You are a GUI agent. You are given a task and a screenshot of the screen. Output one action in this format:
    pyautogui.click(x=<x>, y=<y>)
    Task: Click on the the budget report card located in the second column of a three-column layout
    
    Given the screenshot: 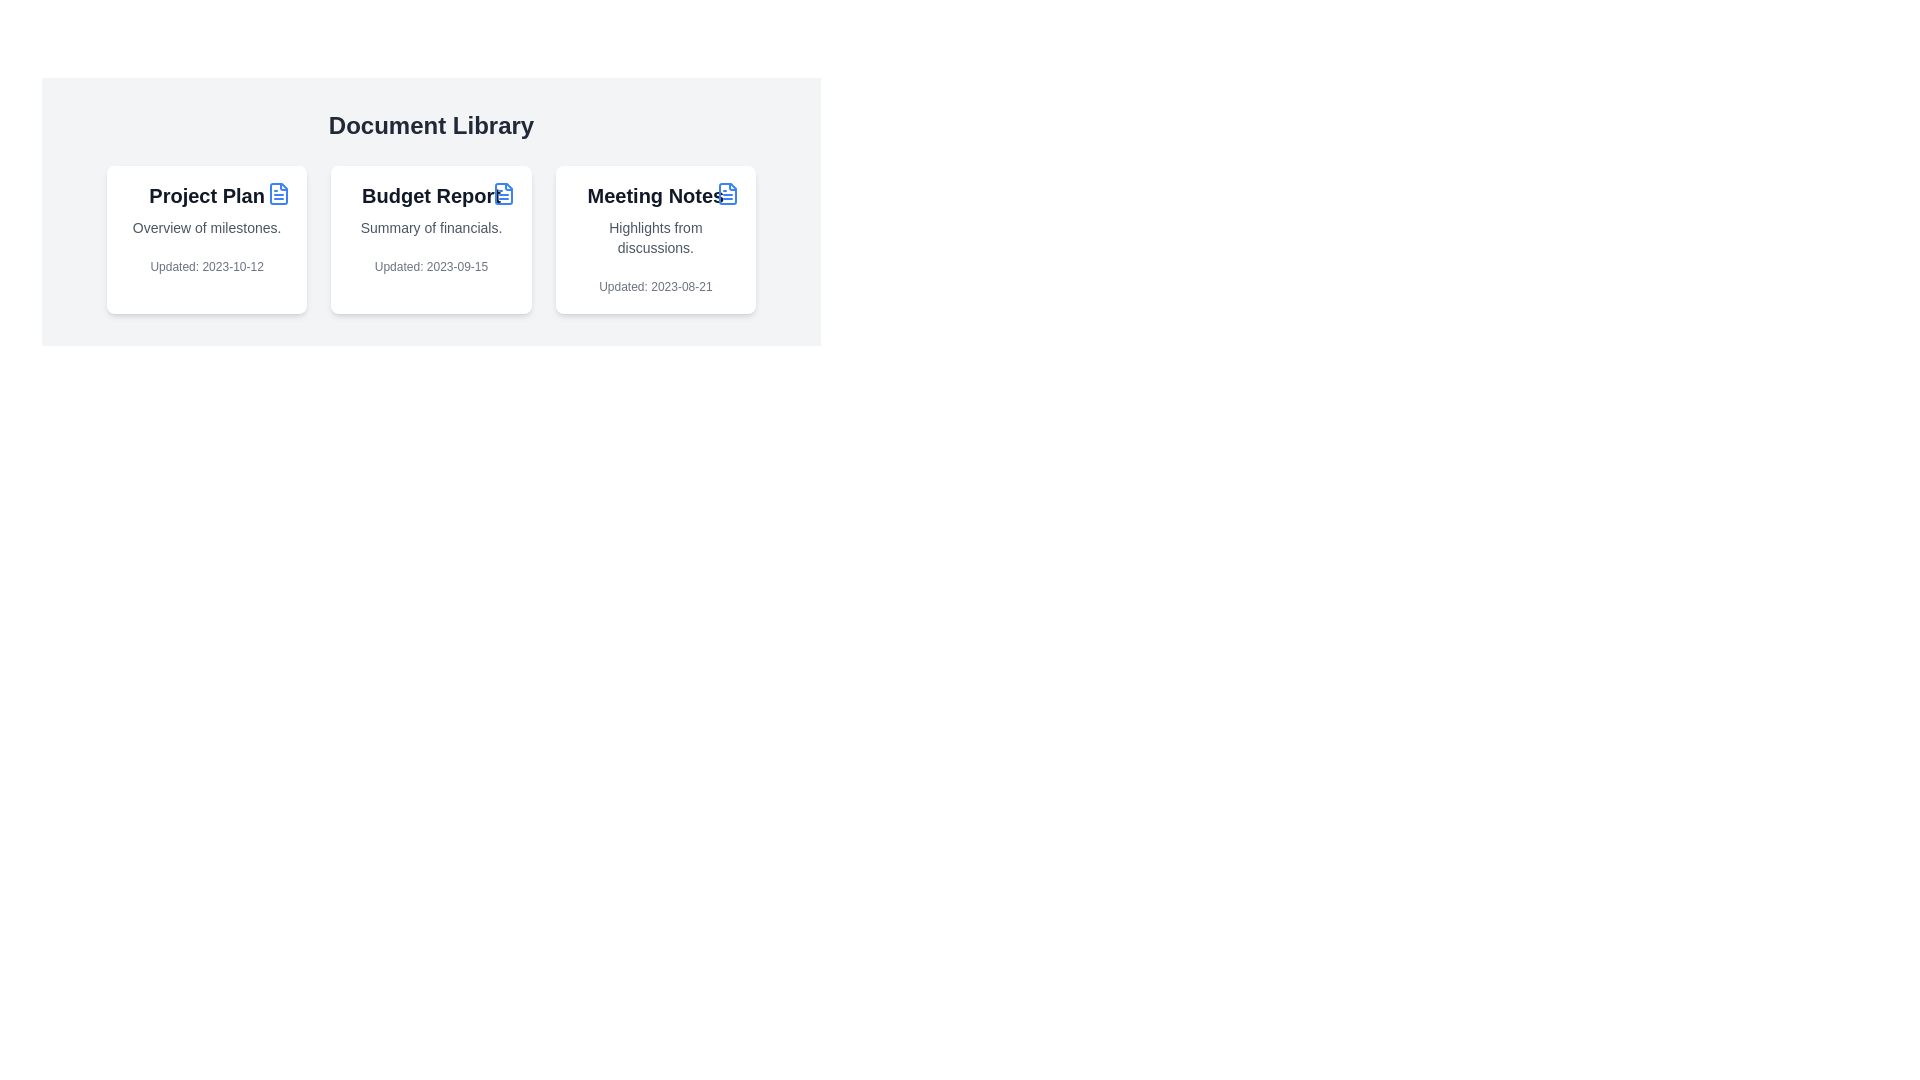 What is the action you would take?
    pyautogui.click(x=430, y=238)
    